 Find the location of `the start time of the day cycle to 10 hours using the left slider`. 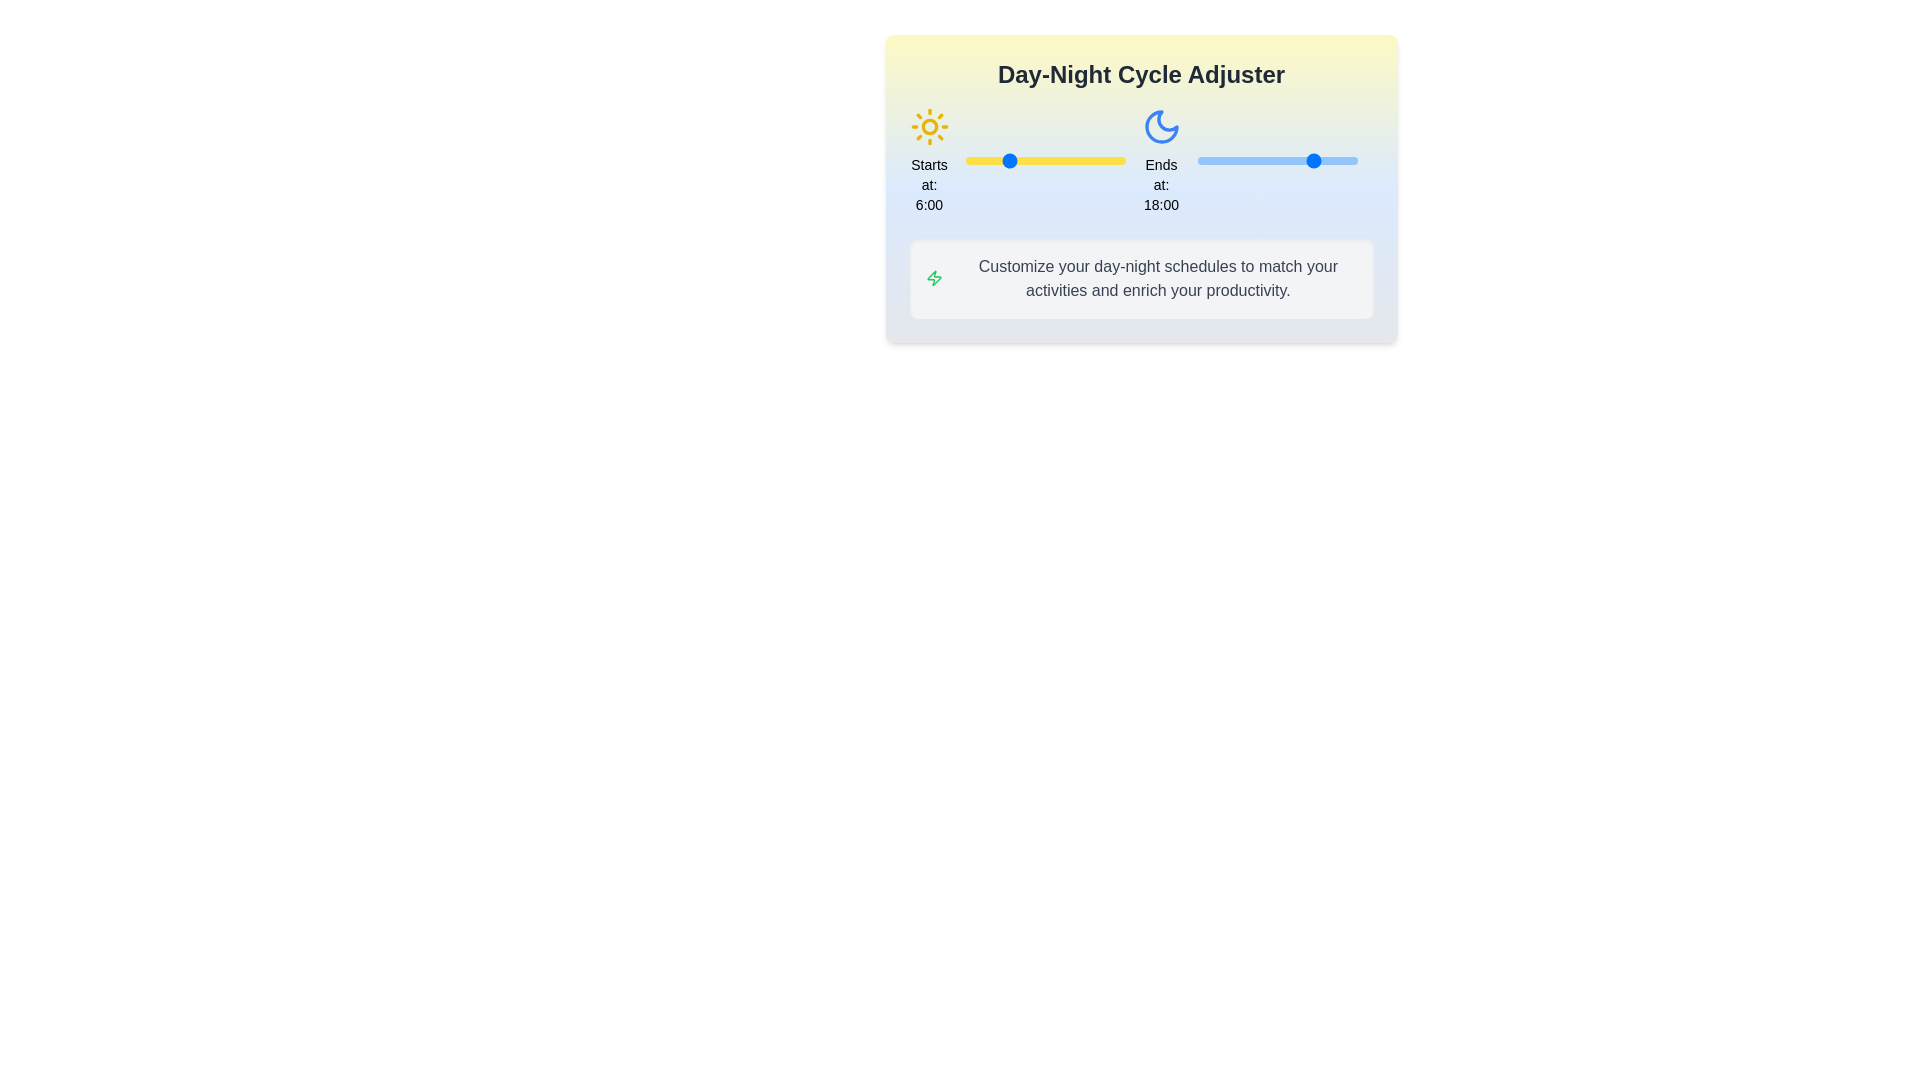

the start time of the day cycle to 10 hours using the left slider is located at coordinates (1032, 160).